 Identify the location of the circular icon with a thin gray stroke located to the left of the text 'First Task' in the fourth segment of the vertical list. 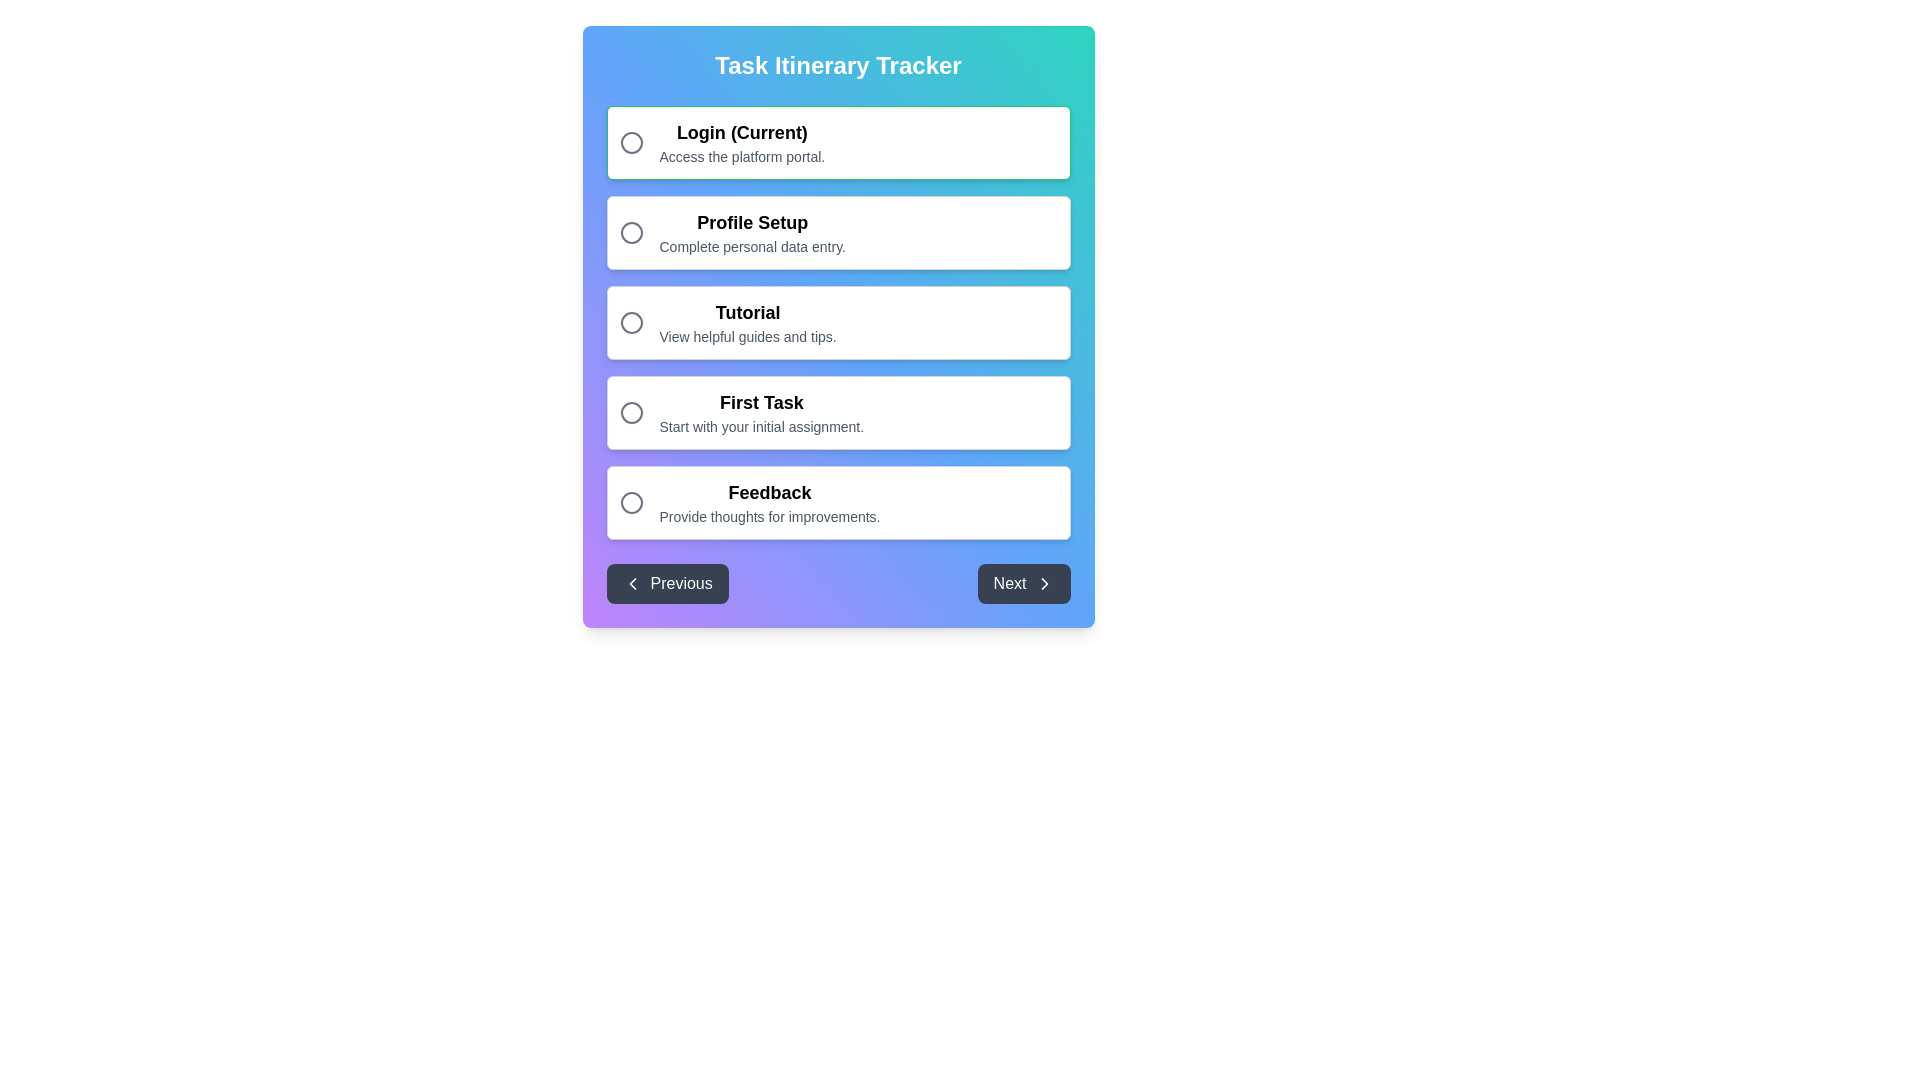
(630, 411).